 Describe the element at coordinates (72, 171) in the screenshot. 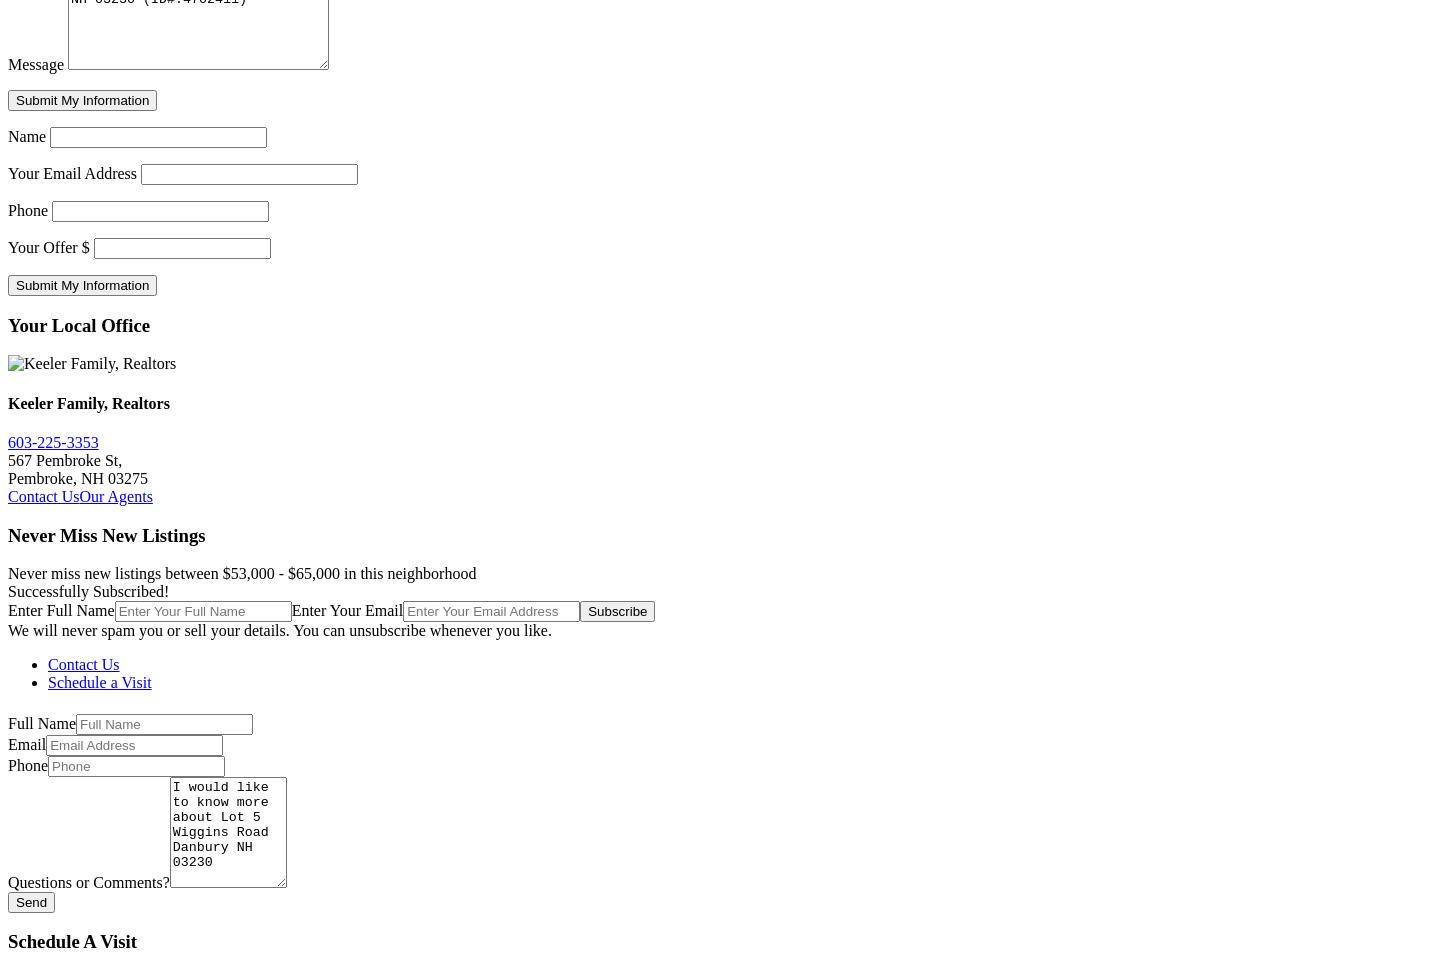

I see `'Your Email Address'` at that location.